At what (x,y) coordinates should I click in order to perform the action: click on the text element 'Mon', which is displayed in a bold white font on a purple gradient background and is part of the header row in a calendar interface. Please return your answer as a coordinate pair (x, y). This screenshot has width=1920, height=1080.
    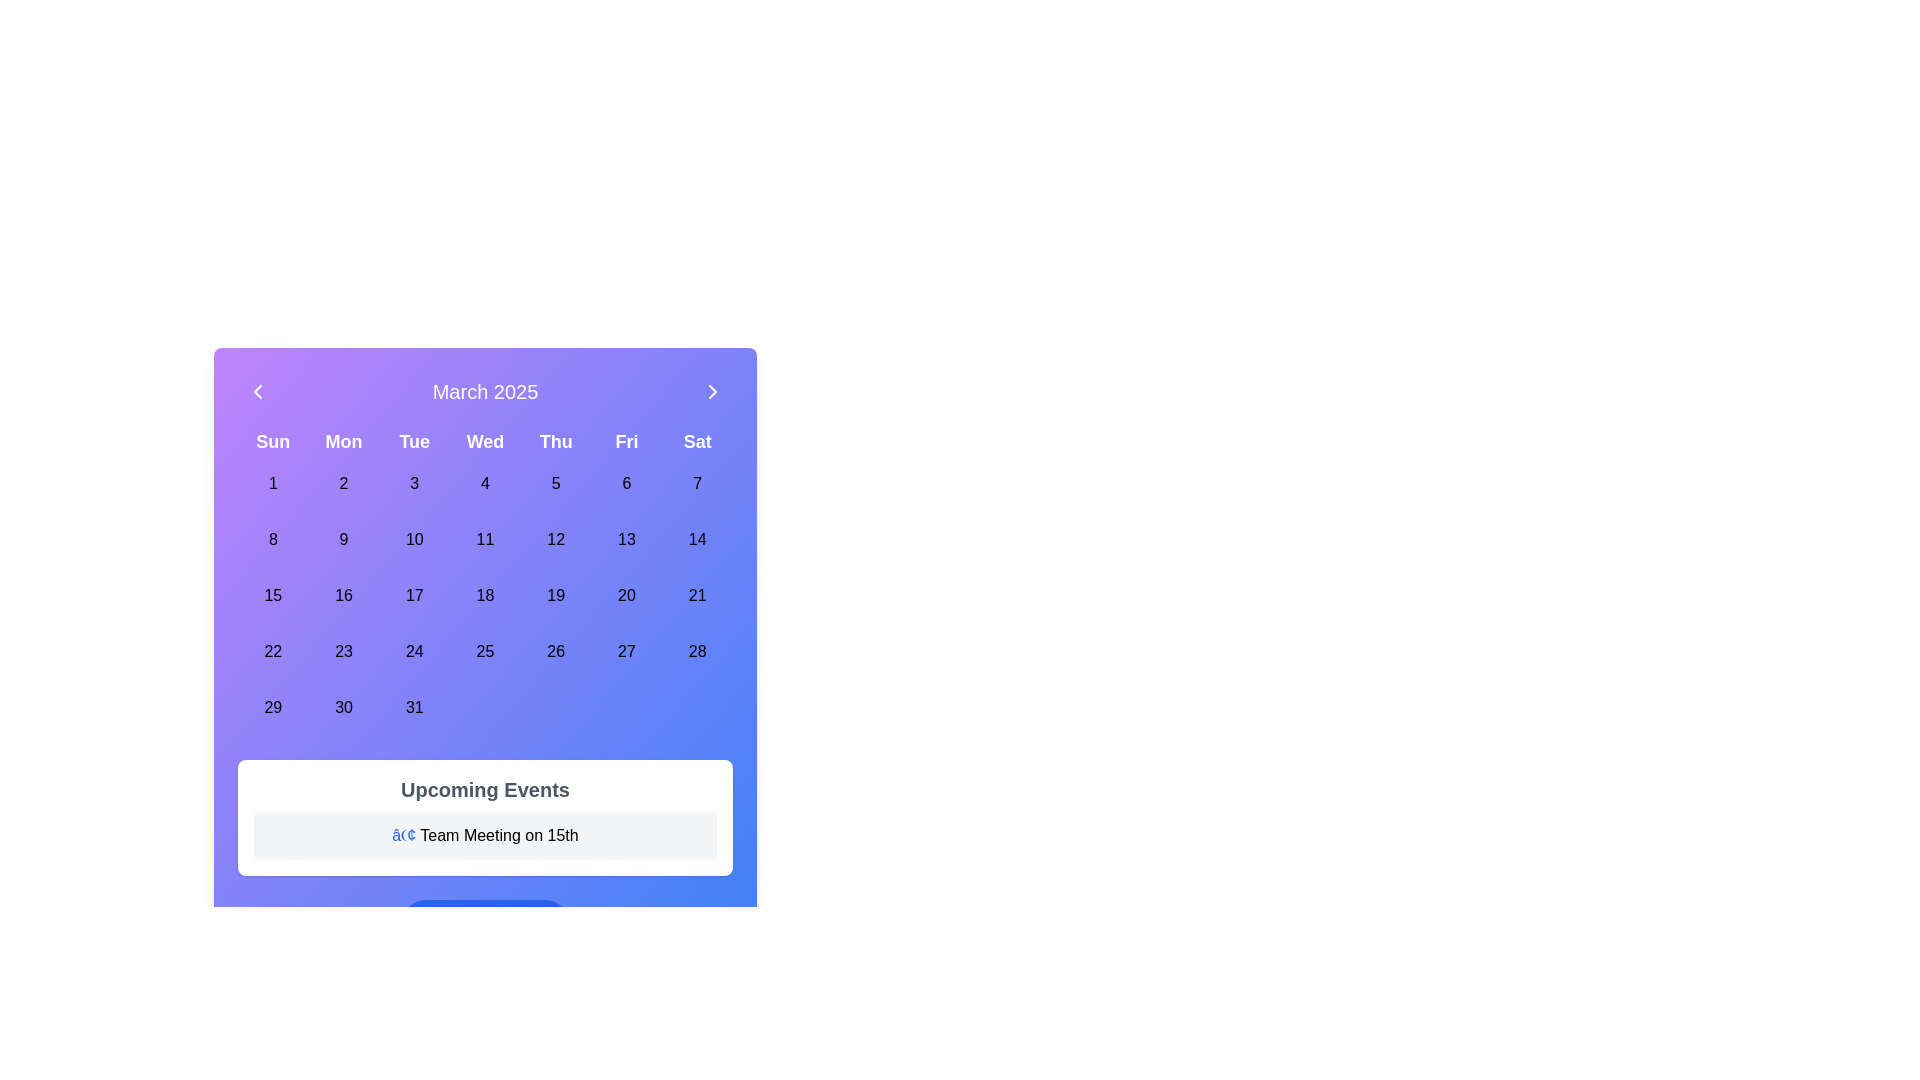
    Looking at the image, I should click on (344, 441).